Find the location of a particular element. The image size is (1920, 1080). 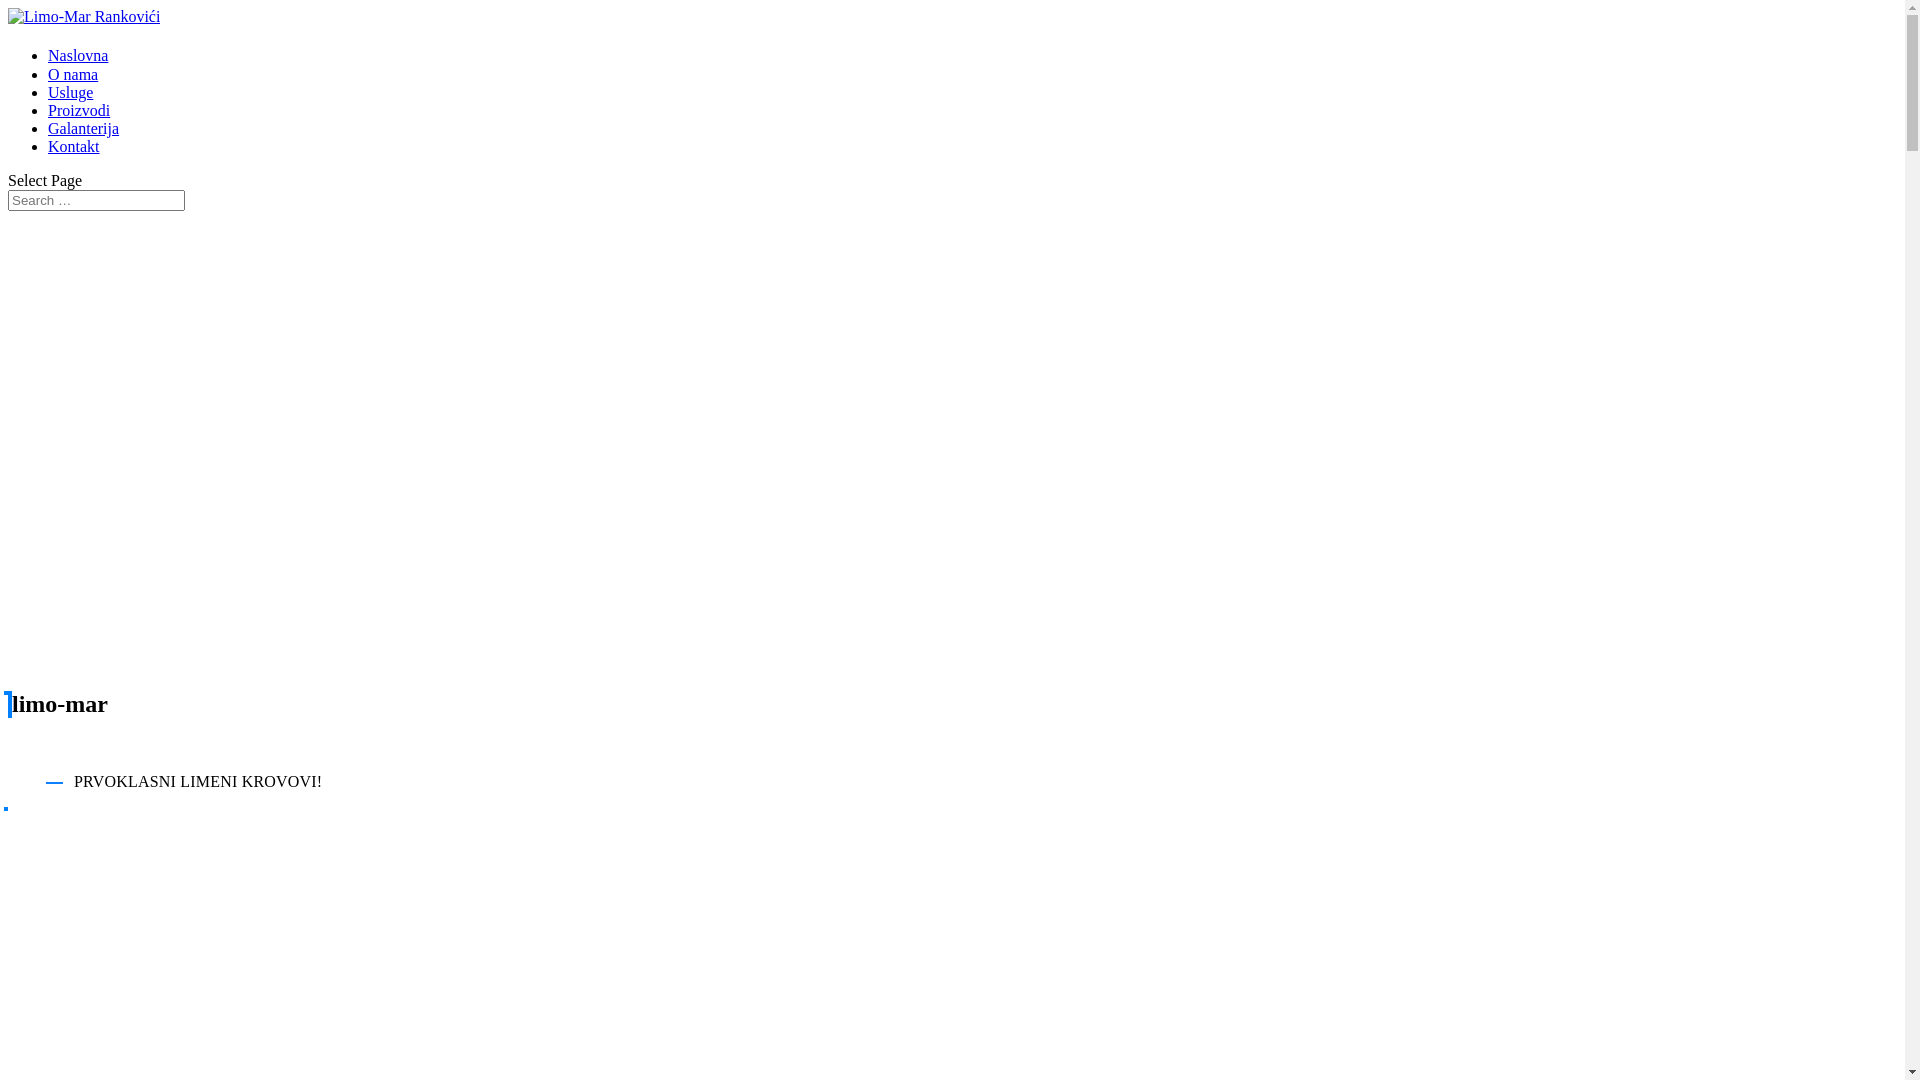

'O nama' is located at coordinates (72, 73).